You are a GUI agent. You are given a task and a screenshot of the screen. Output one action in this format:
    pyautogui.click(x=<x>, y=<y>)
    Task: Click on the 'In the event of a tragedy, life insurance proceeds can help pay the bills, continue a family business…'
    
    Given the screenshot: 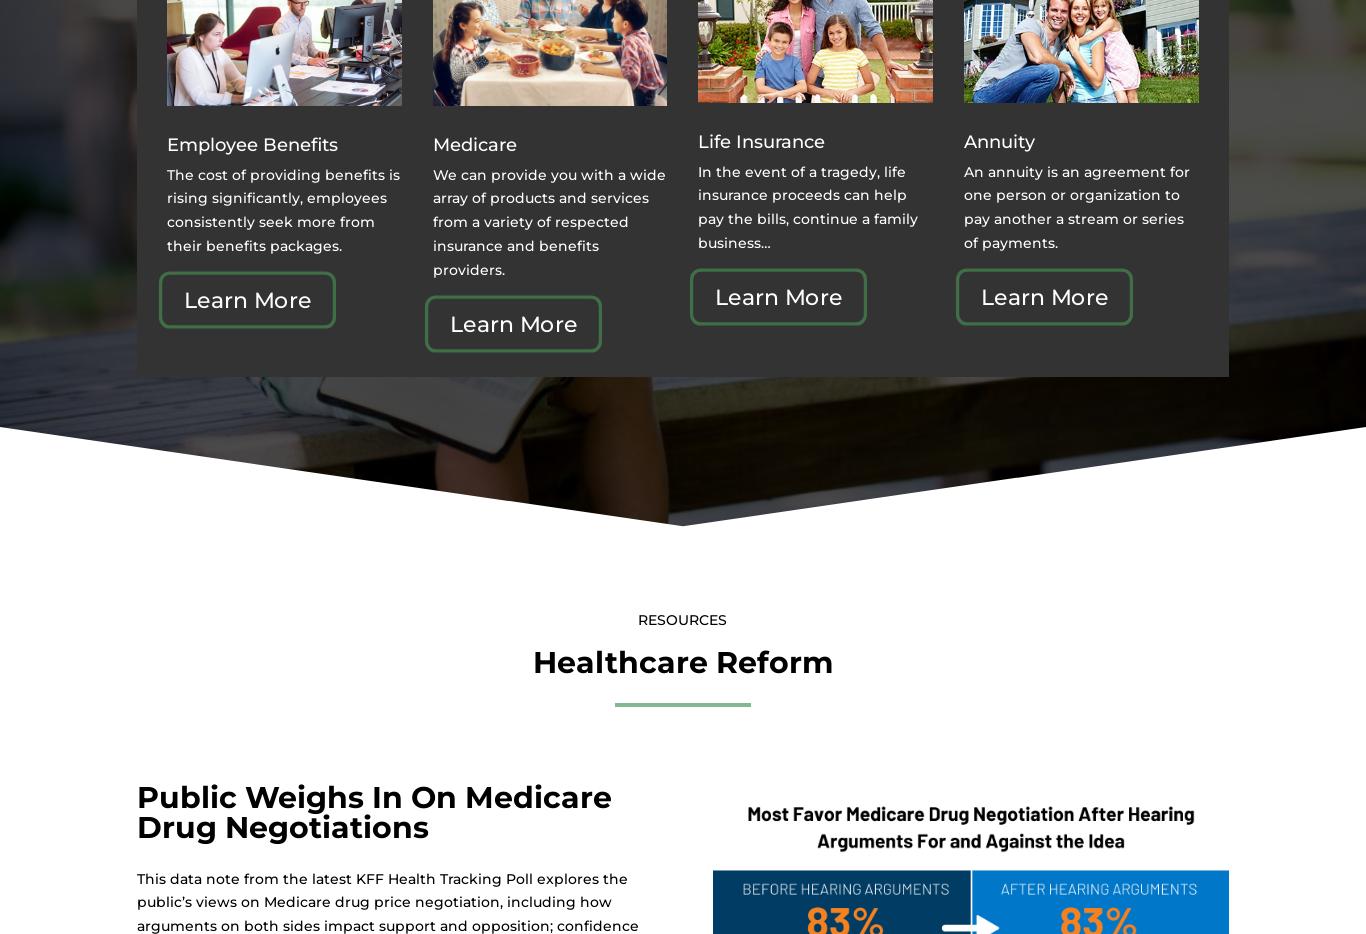 What is the action you would take?
    pyautogui.click(x=806, y=205)
    